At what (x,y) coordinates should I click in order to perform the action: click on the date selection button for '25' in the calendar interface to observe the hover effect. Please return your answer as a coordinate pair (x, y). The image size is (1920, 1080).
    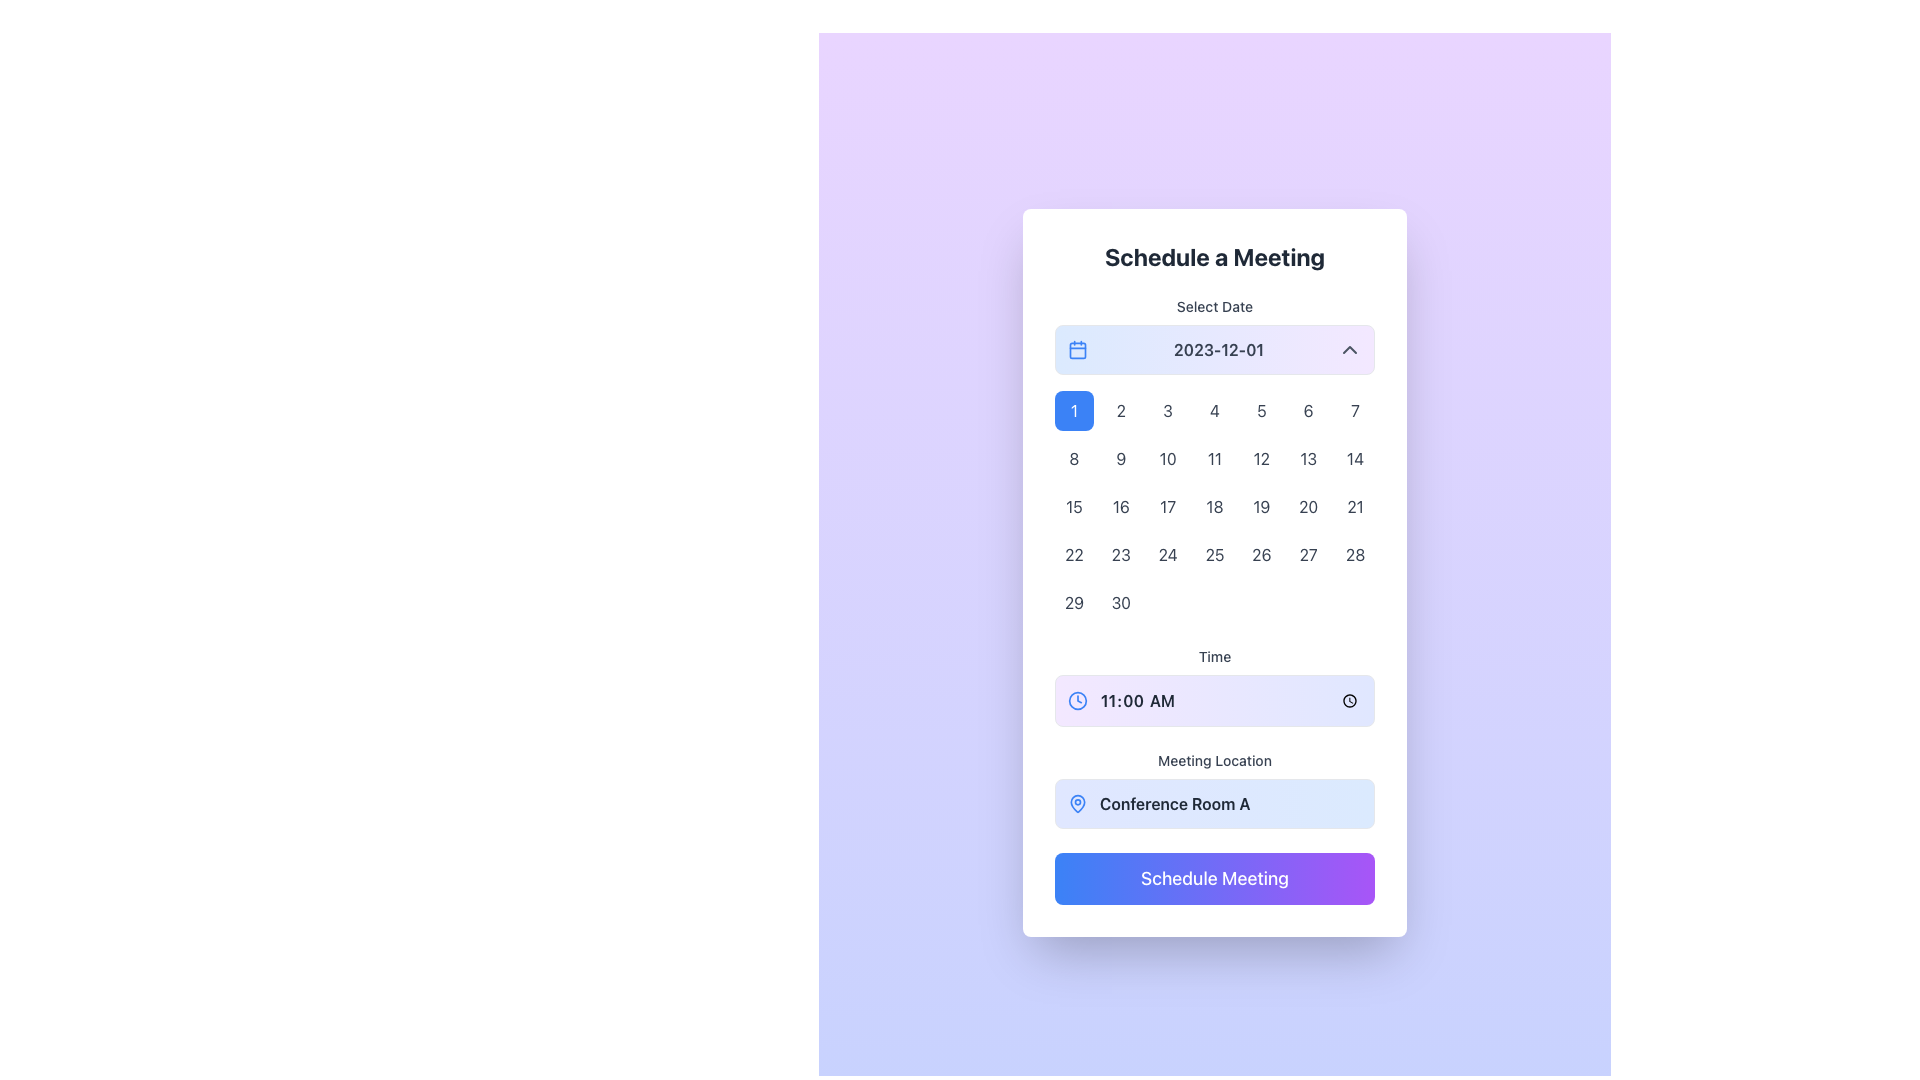
    Looking at the image, I should click on (1213, 555).